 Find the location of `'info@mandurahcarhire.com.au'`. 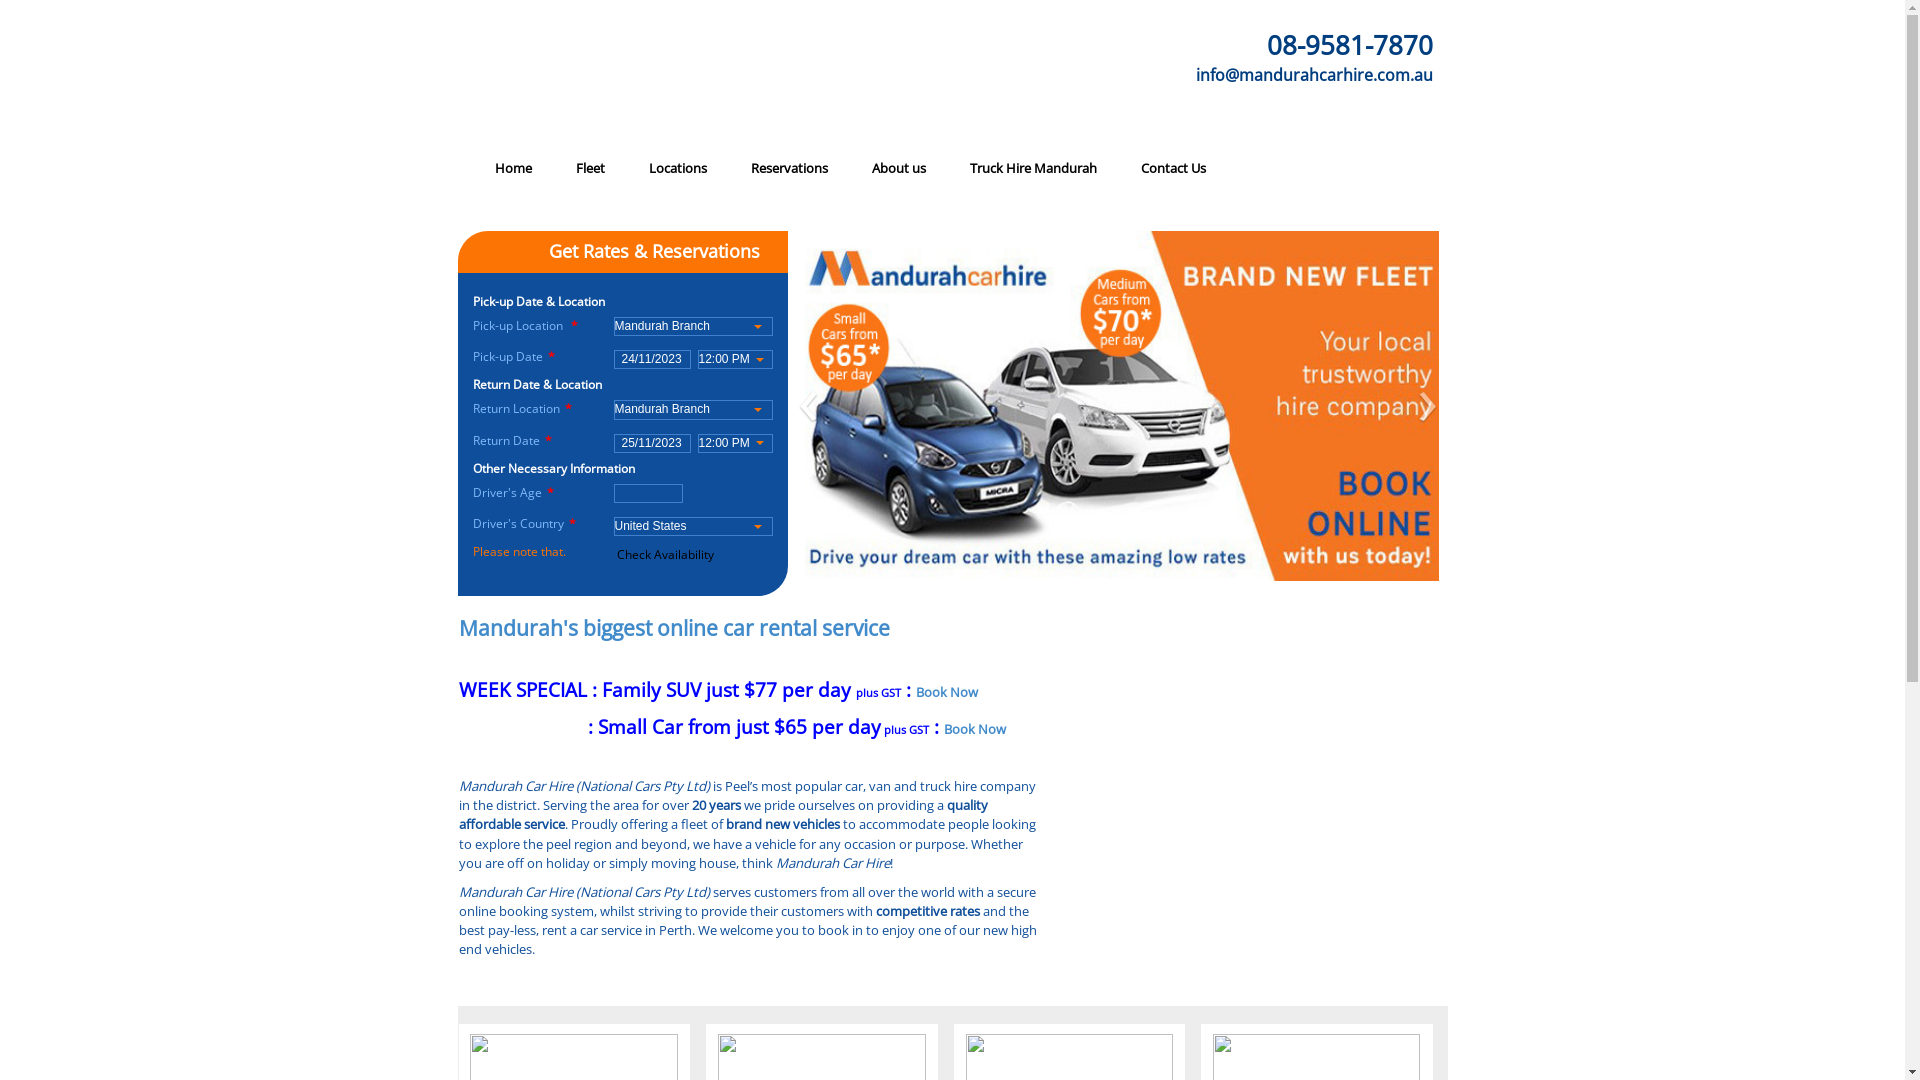

'info@mandurahcarhire.com.au' is located at coordinates (1248, 56).